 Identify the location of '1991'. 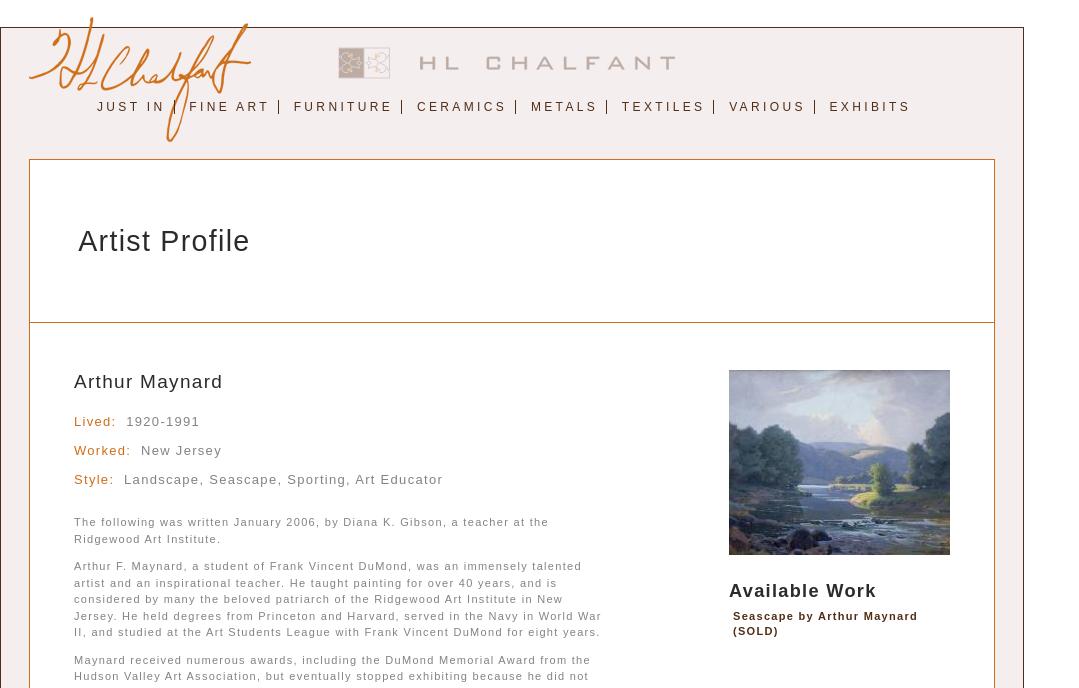
(182, 421).